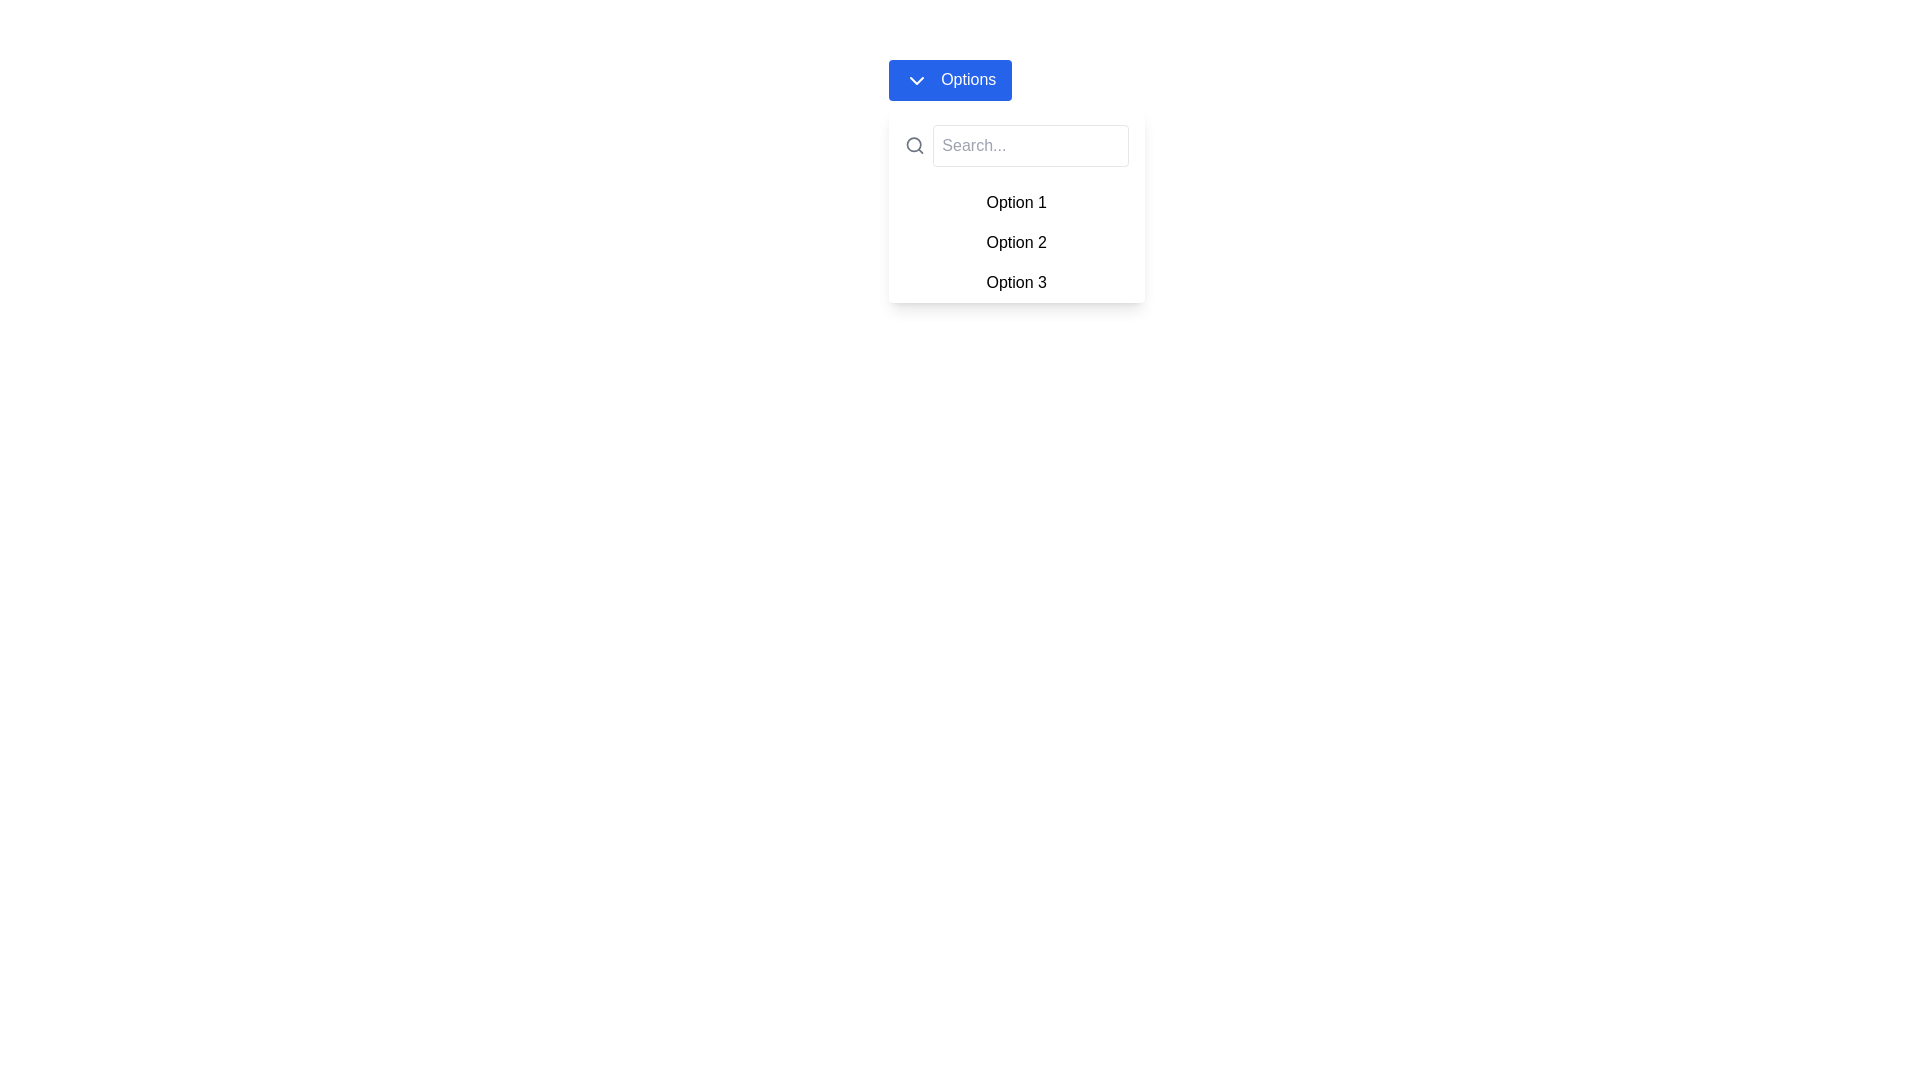 This screenshot has width=1920, height=1080. Describe the element at coordinates (1016, 241) in the screenshot. I see `the dropdown menu options list` at that location.